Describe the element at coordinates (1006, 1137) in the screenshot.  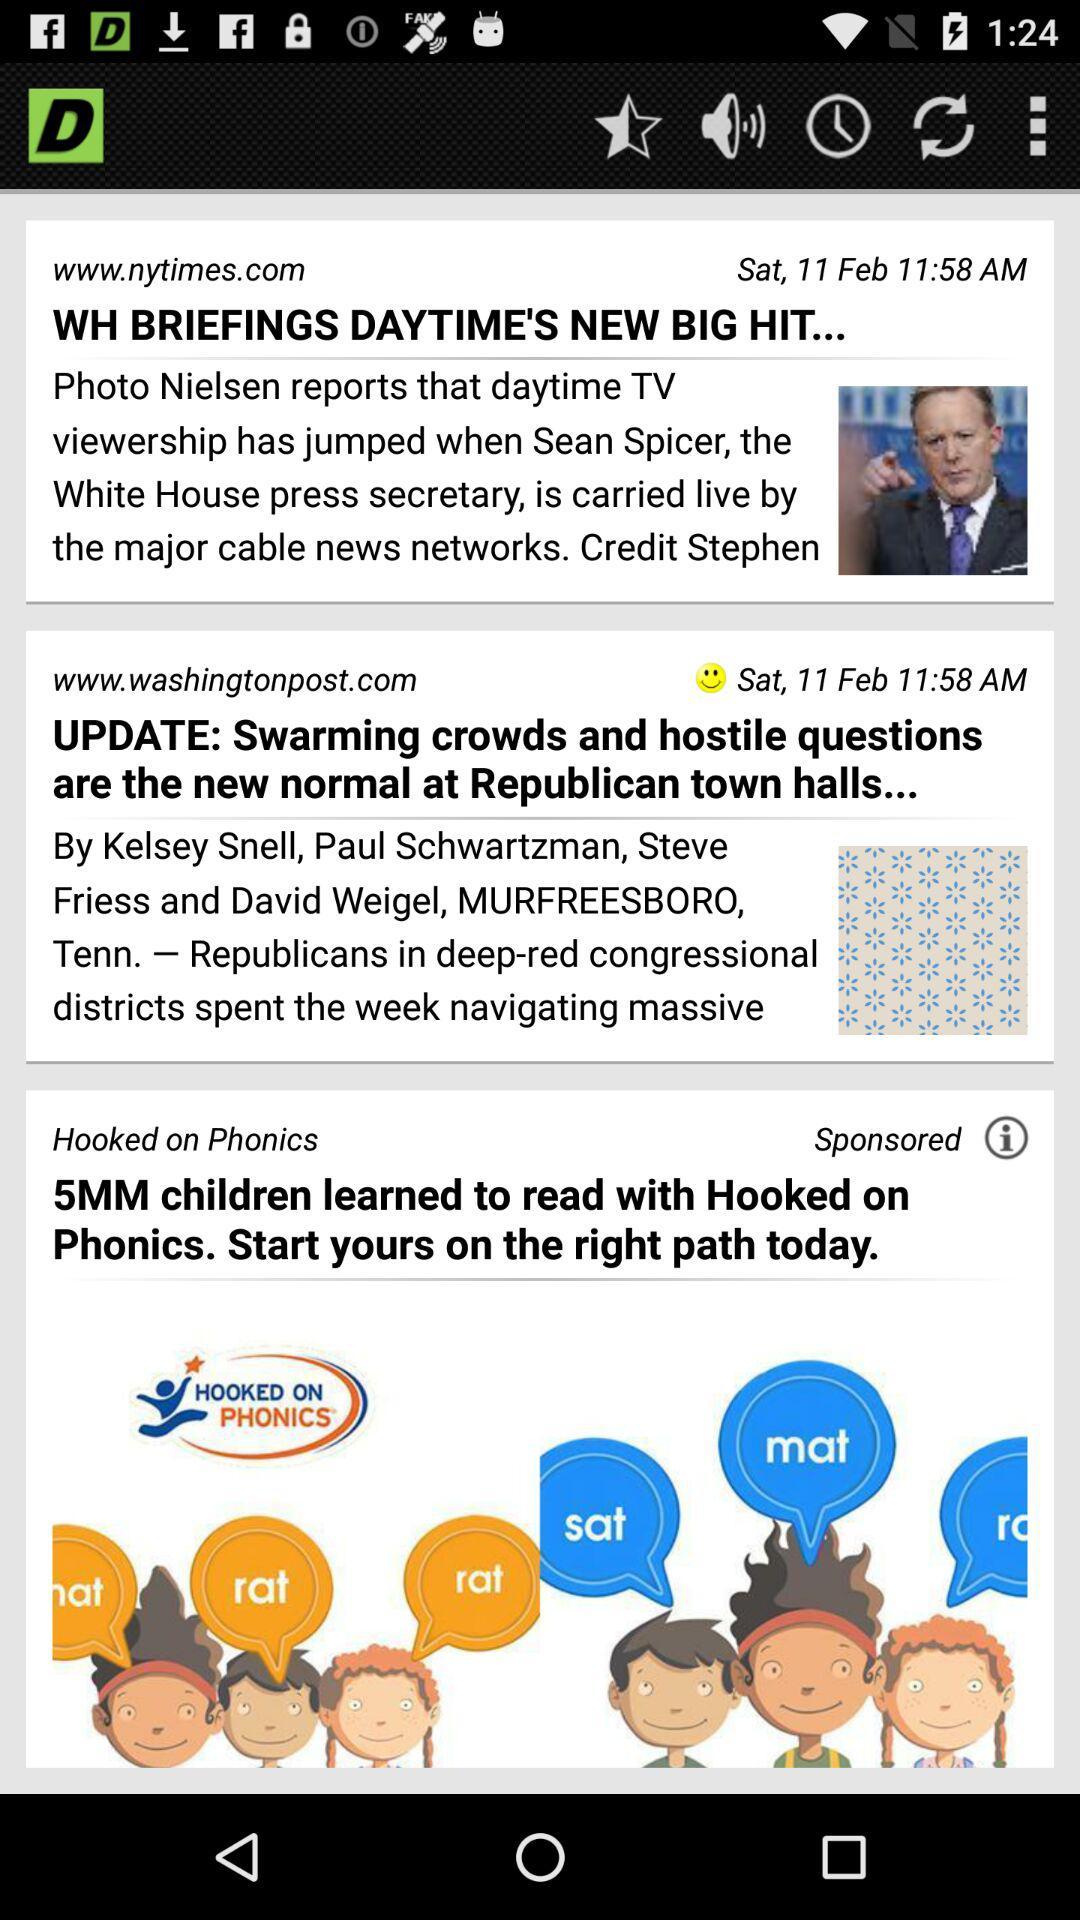
I see `item above 5mm children learned icon` at that location.